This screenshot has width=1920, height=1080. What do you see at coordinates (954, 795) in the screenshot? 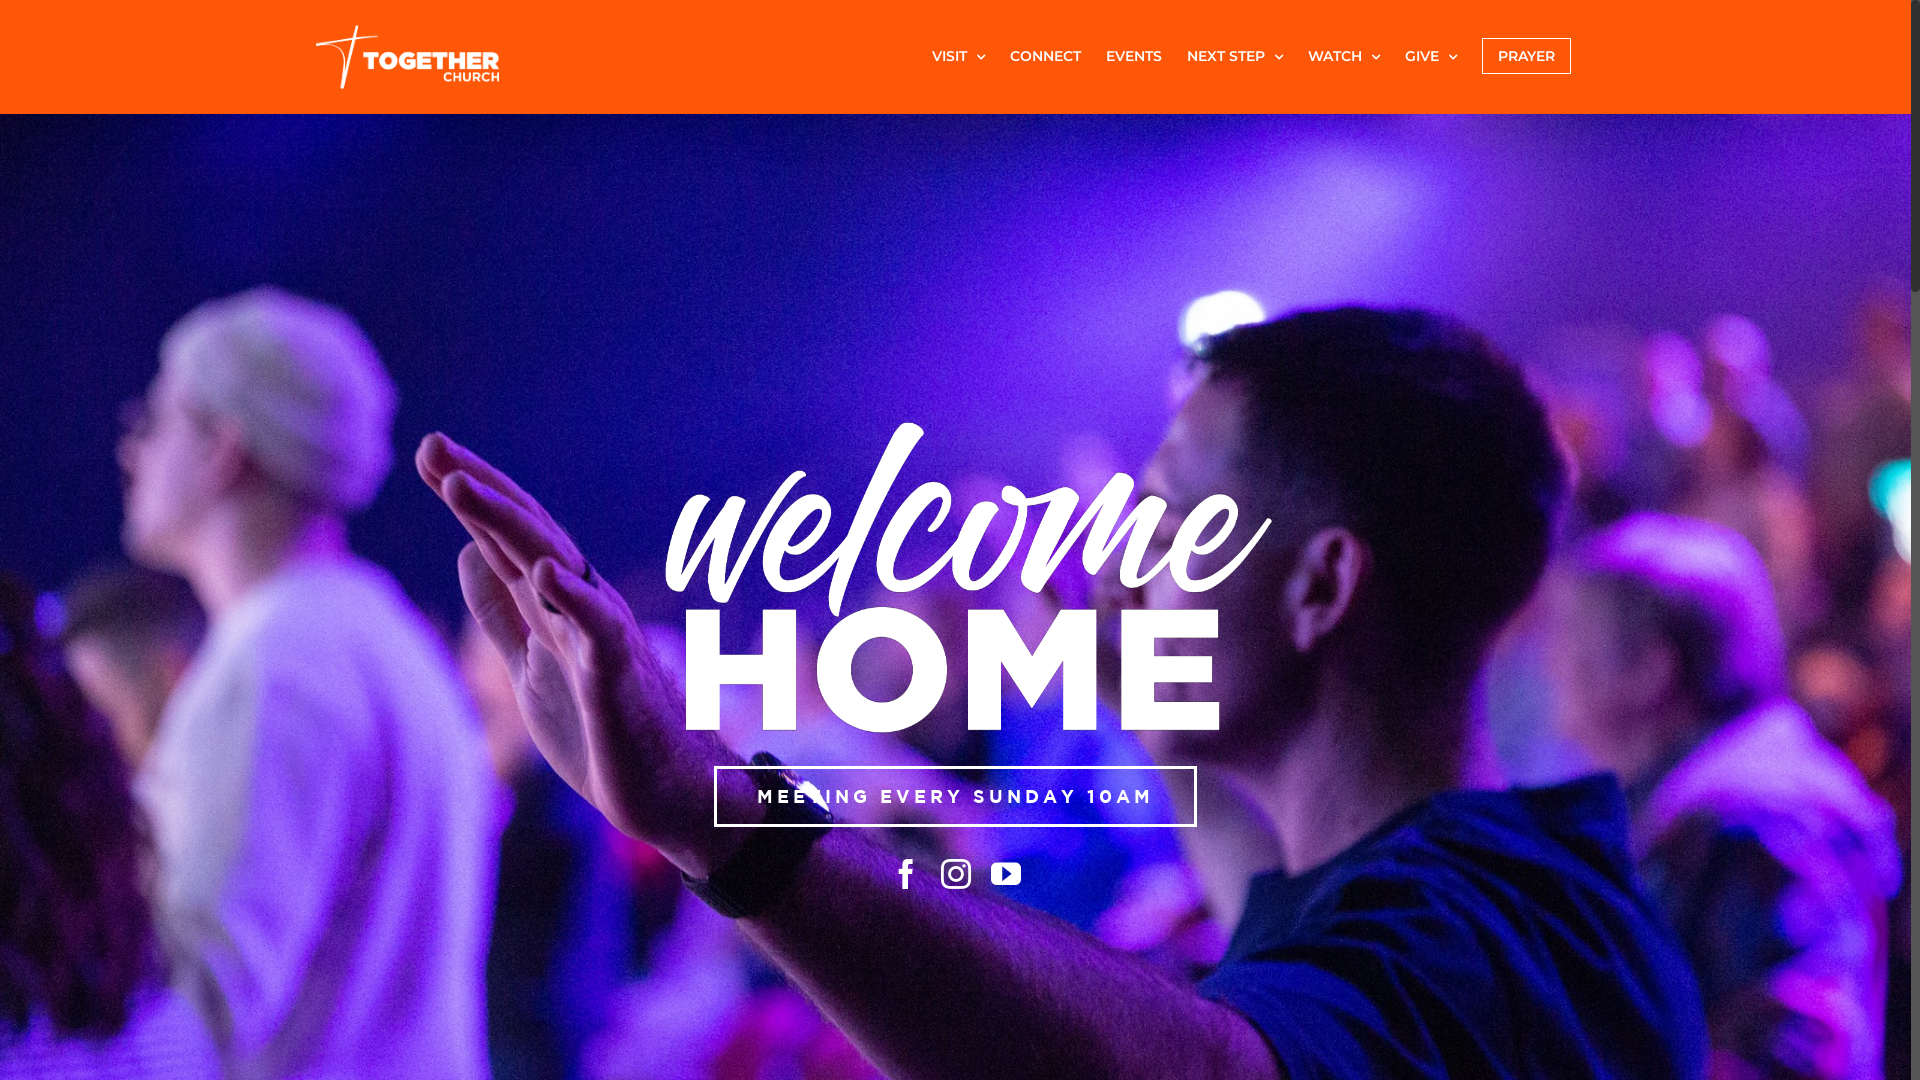
I see `'MEETING EVERY SUNDAY 10AM'` at bounding box center [954, 795].